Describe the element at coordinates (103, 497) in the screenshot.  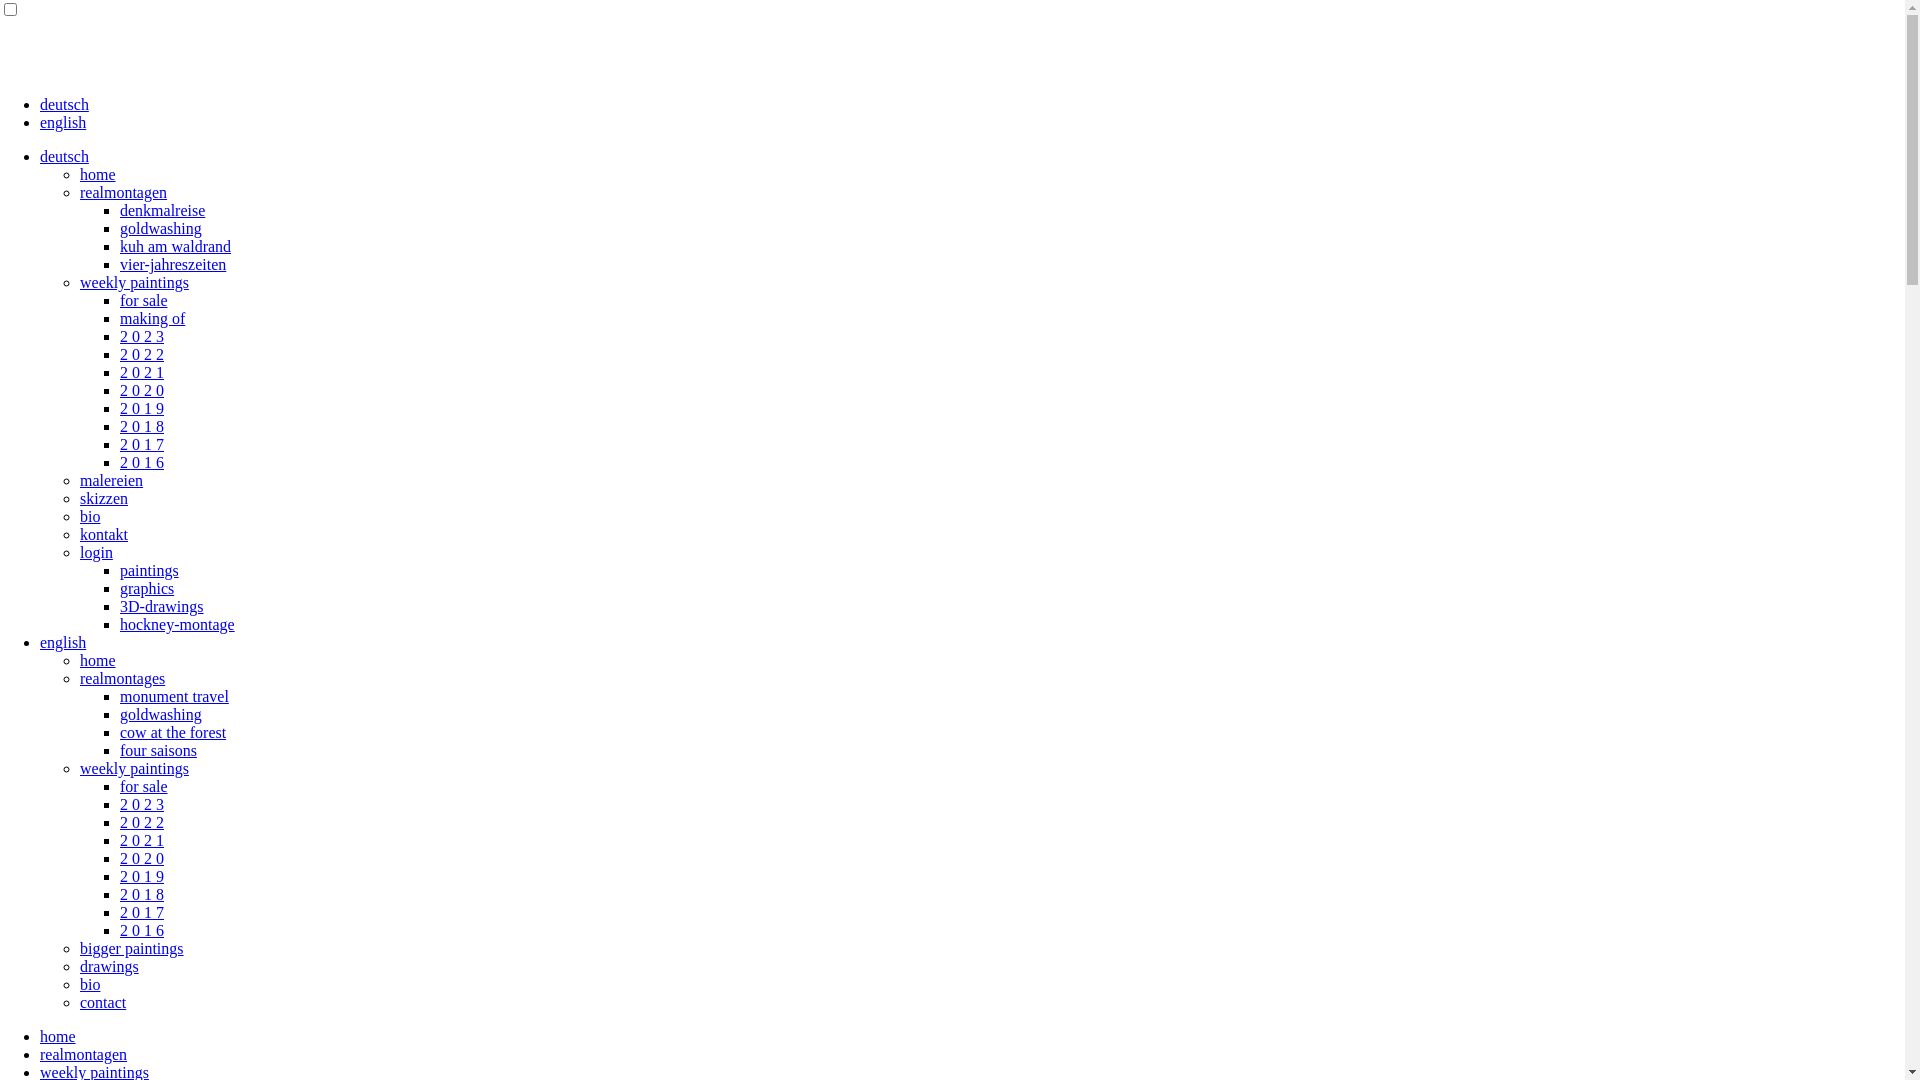
I see `'skizzen'` at that location.